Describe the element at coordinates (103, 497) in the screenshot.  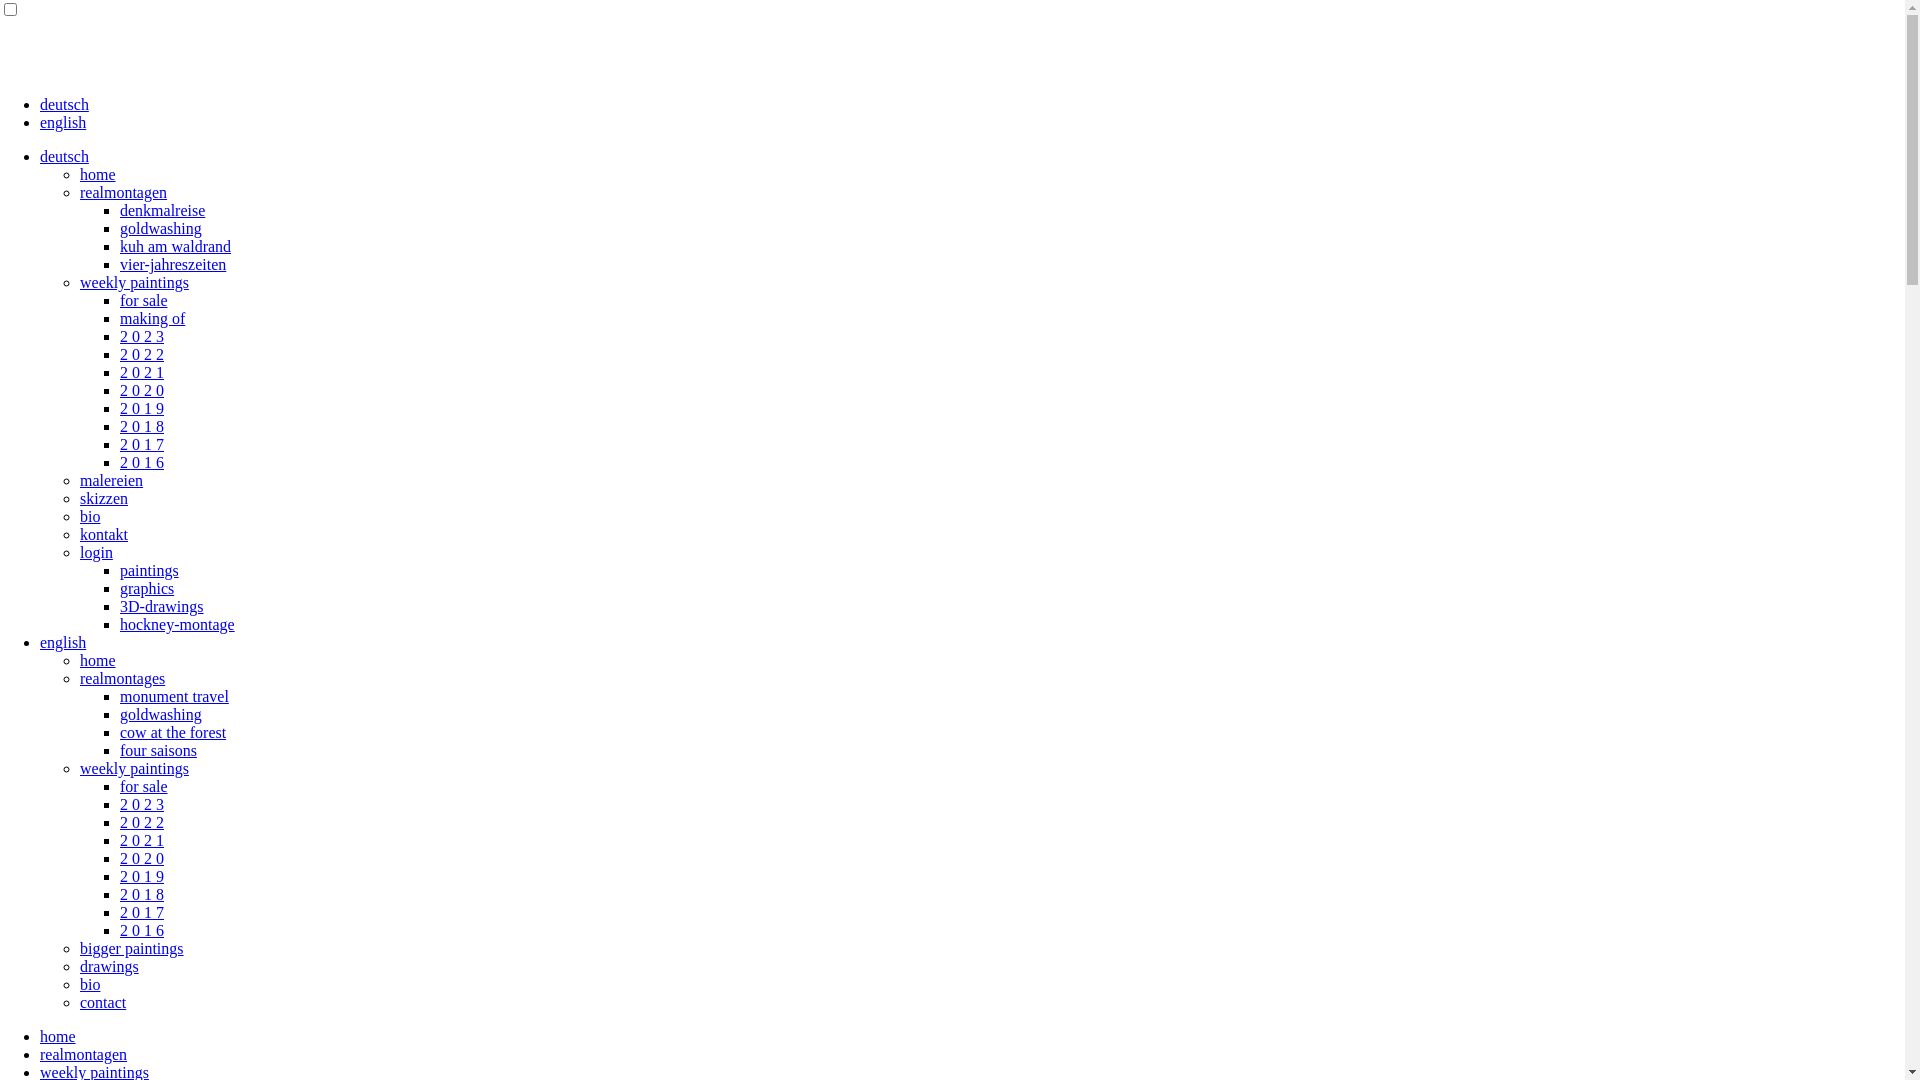
I see `'skizzen'` at that location.